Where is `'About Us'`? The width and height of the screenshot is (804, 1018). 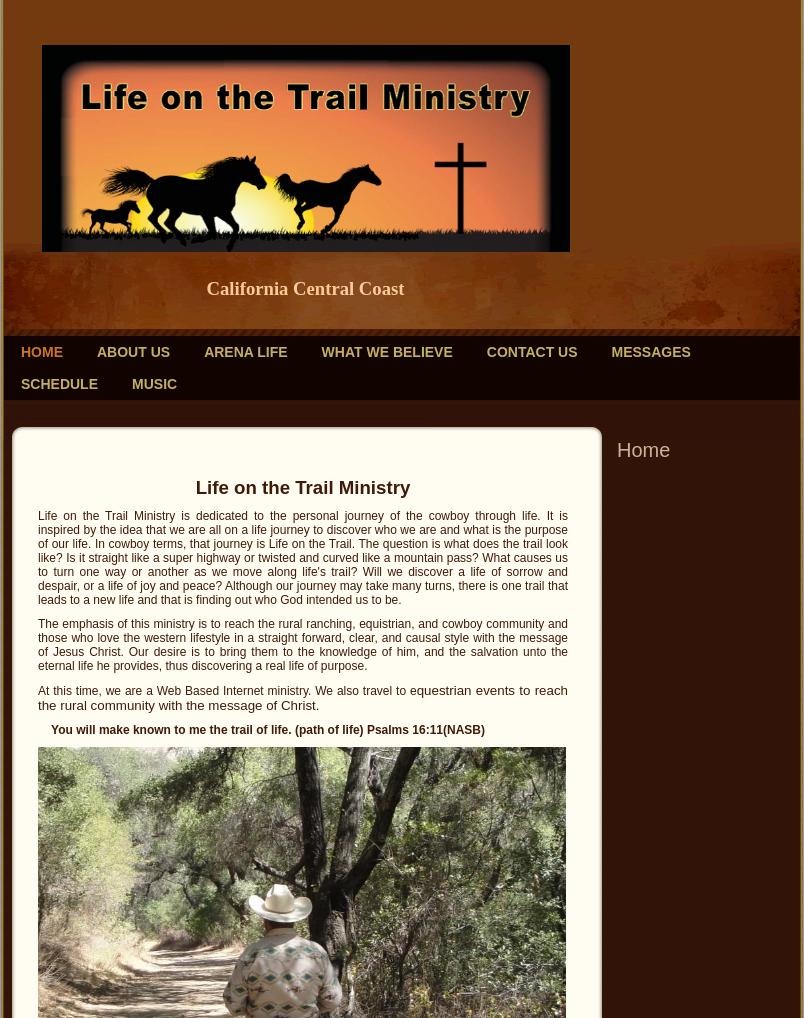
'About Us' is located at coordinates (95, 351).